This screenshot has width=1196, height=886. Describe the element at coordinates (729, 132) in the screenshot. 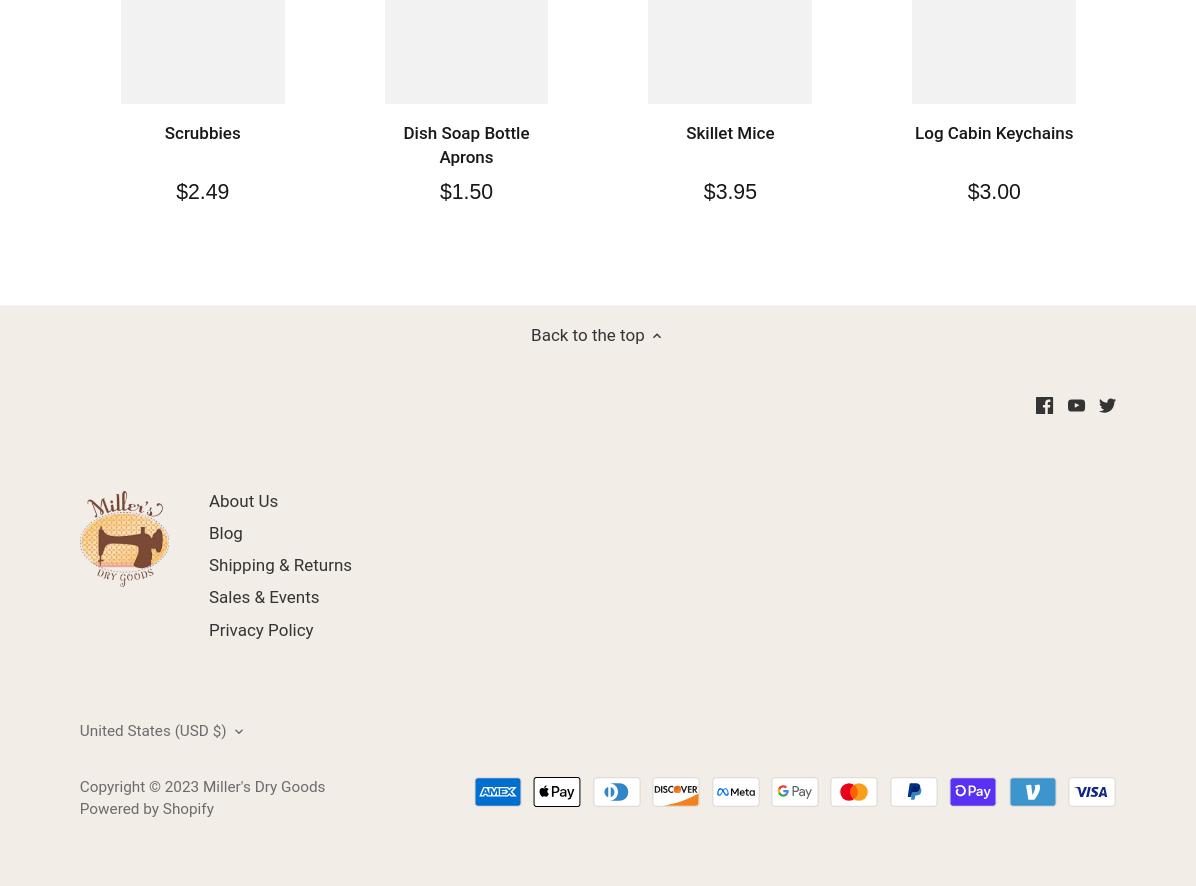

I see `'Skillet Mice'` at that location.